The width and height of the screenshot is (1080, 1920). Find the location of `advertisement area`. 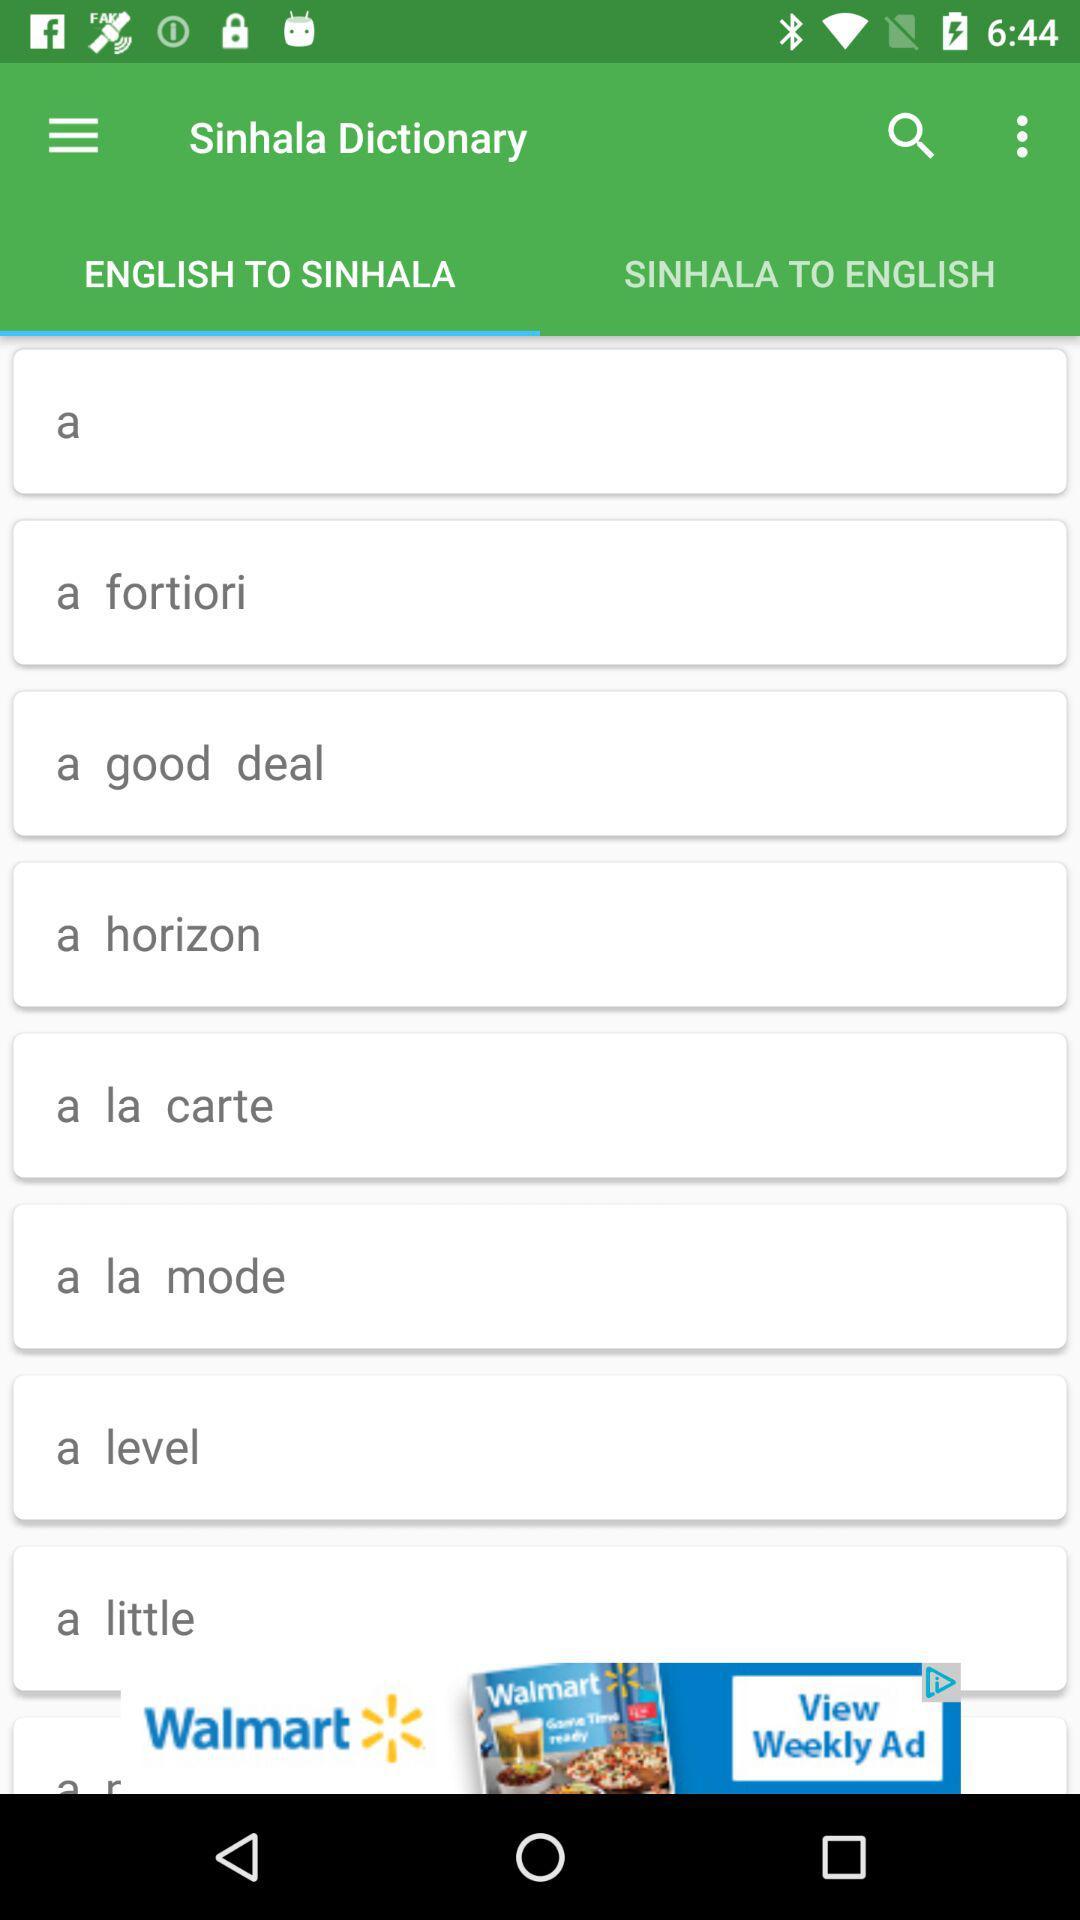

advertisement area is located at coordinates (540, 1727).